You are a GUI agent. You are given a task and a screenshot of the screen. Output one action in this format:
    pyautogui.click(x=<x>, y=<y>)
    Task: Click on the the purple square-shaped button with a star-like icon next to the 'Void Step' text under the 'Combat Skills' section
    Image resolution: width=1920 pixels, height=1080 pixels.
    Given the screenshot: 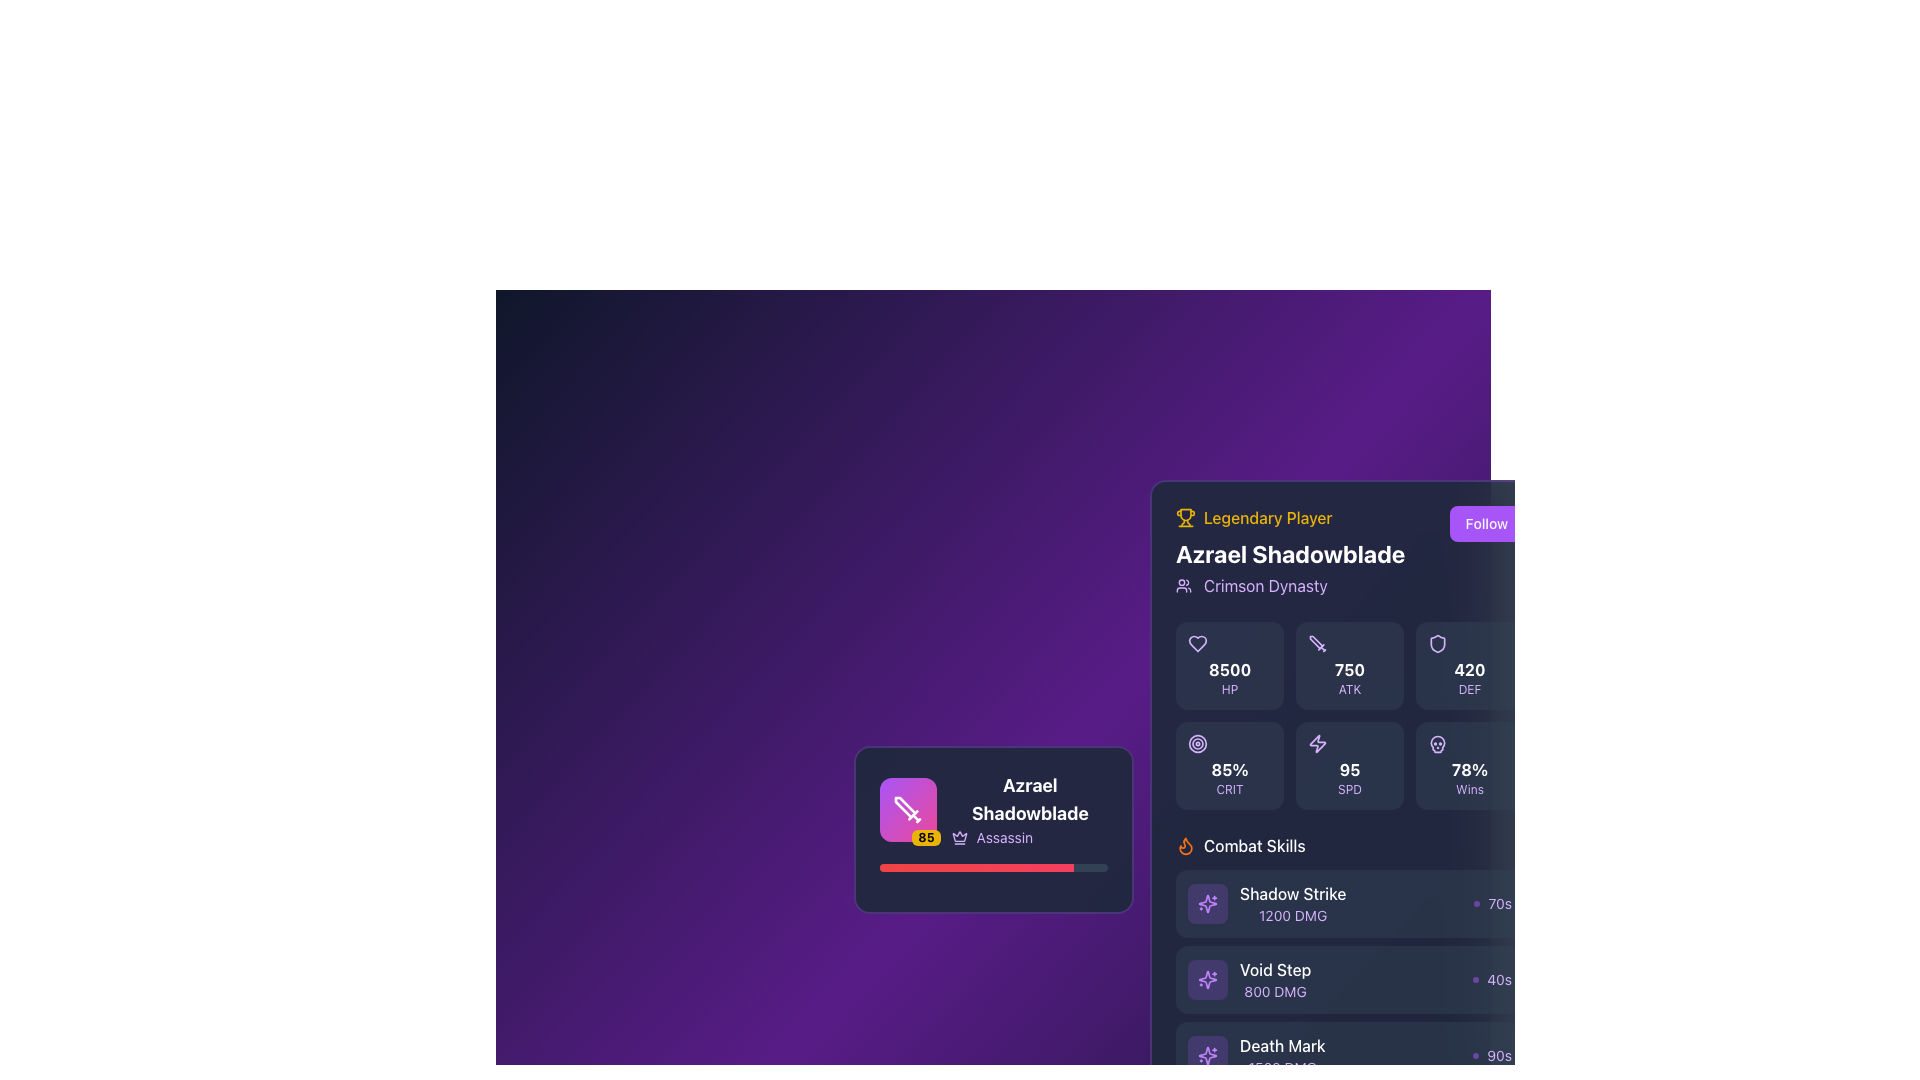 What is the action you would take?
    pyautogui.click(x=1206, y=978)
    